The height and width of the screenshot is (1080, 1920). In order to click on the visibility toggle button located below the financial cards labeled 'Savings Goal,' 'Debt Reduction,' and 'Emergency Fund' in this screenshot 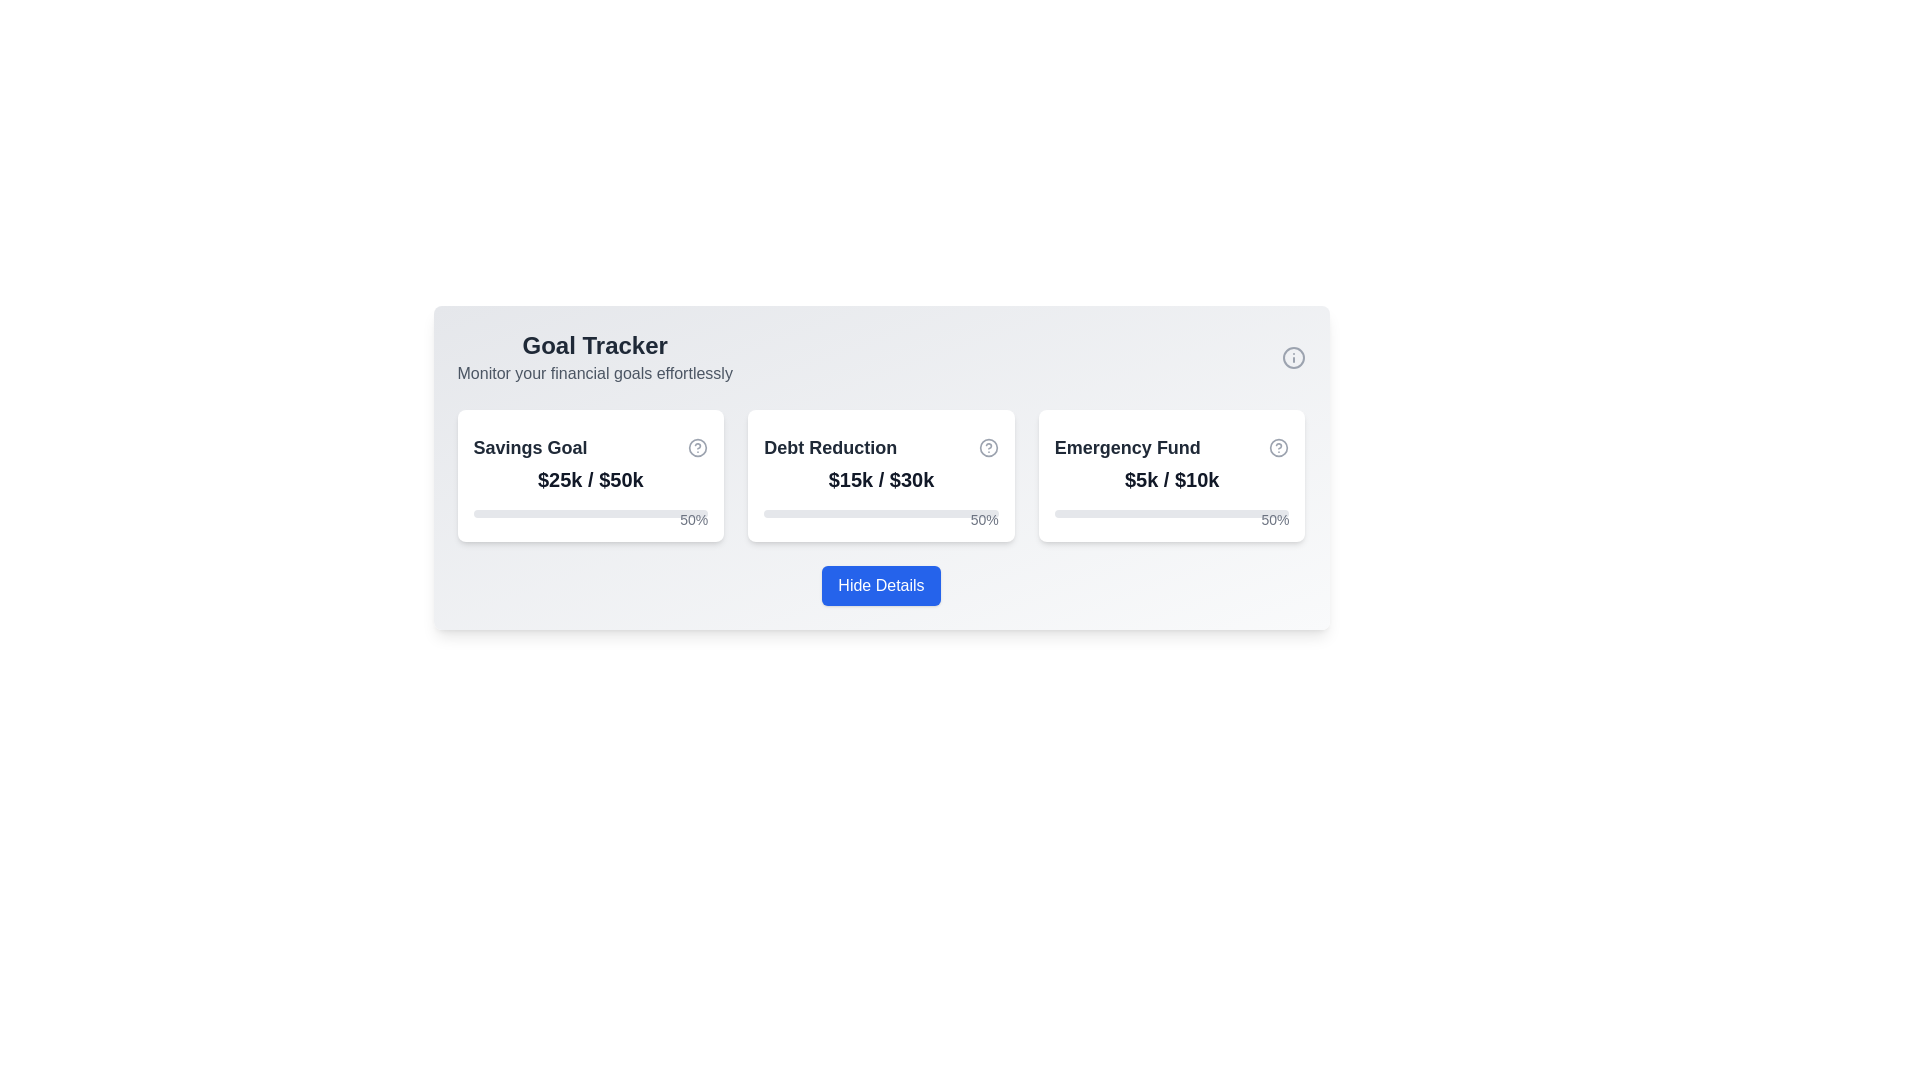, I will do `click(880, 585)`.